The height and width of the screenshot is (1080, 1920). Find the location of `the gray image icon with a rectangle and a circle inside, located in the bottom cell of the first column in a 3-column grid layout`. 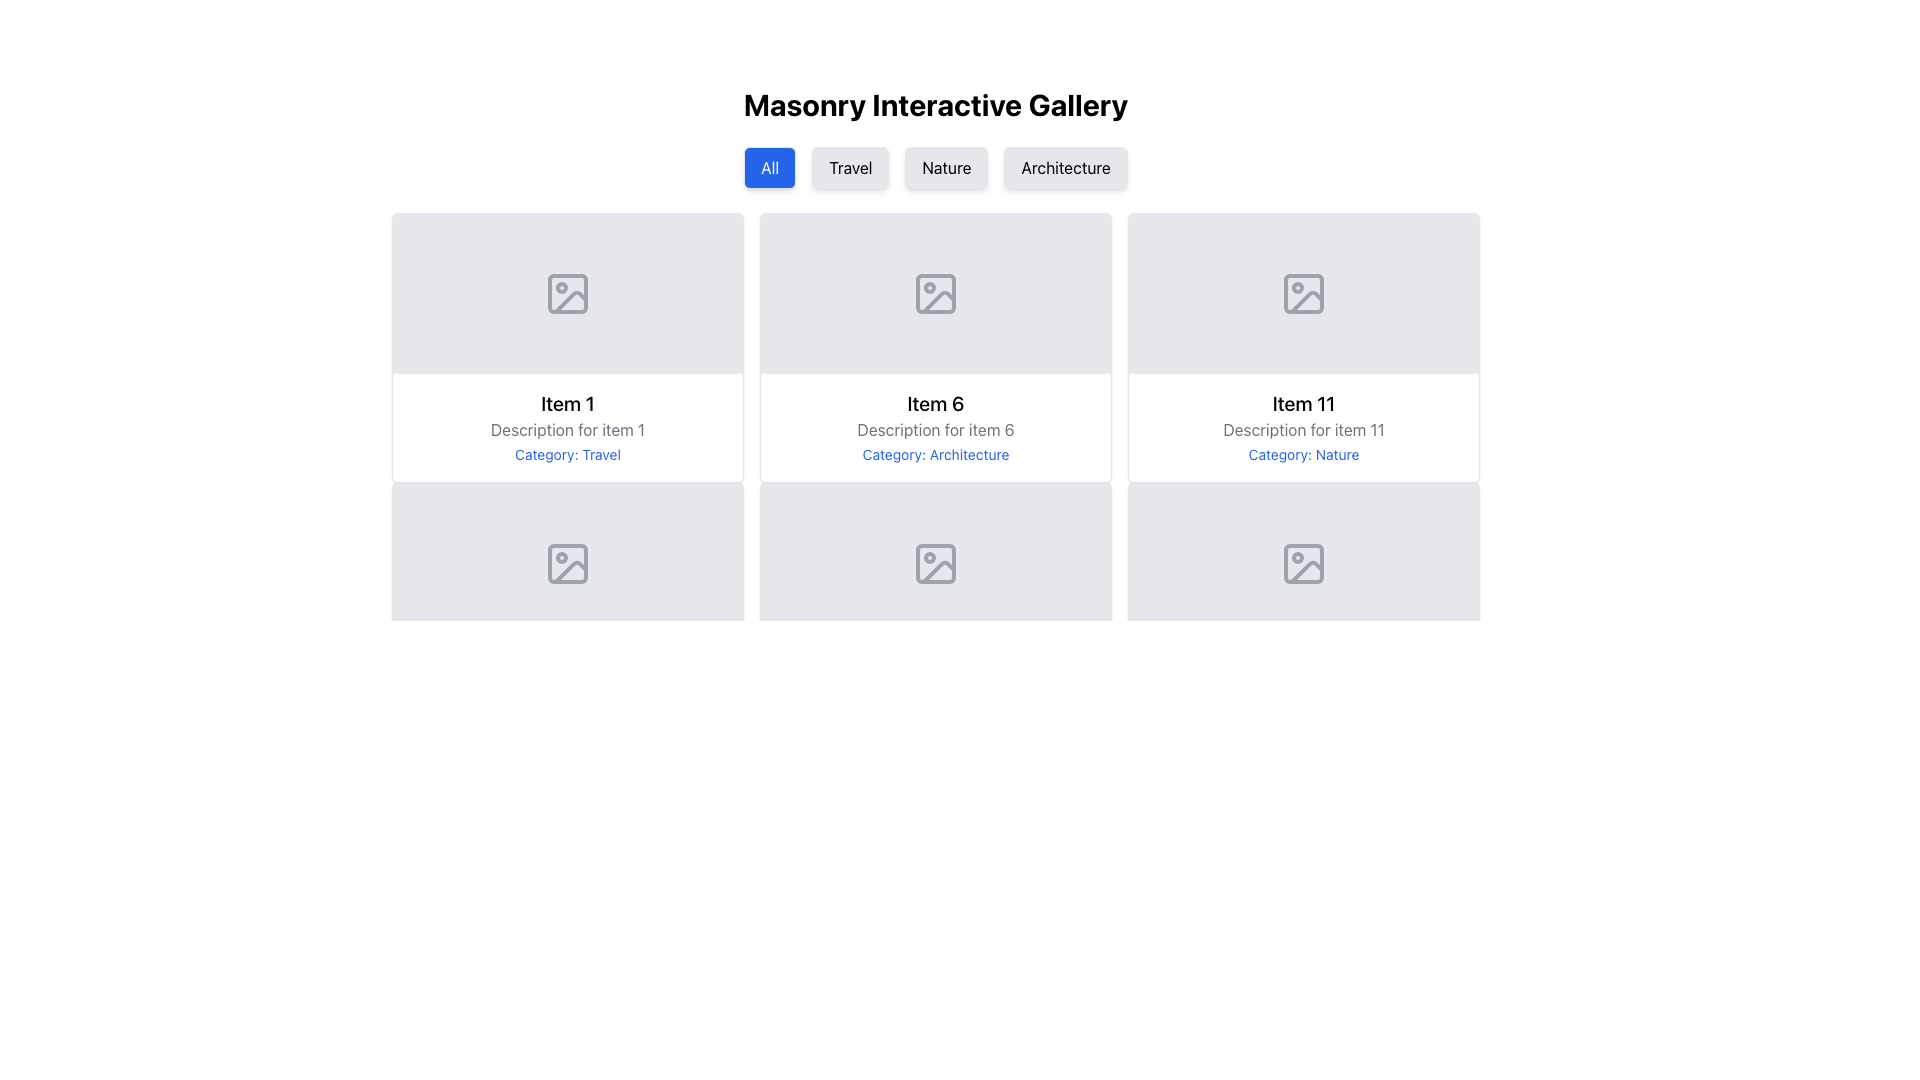

the gray image icon with a rectangle and a circle inside, located in the bottom cell of the first column in a 3-column grid layout is located at coordinates (566, 563).